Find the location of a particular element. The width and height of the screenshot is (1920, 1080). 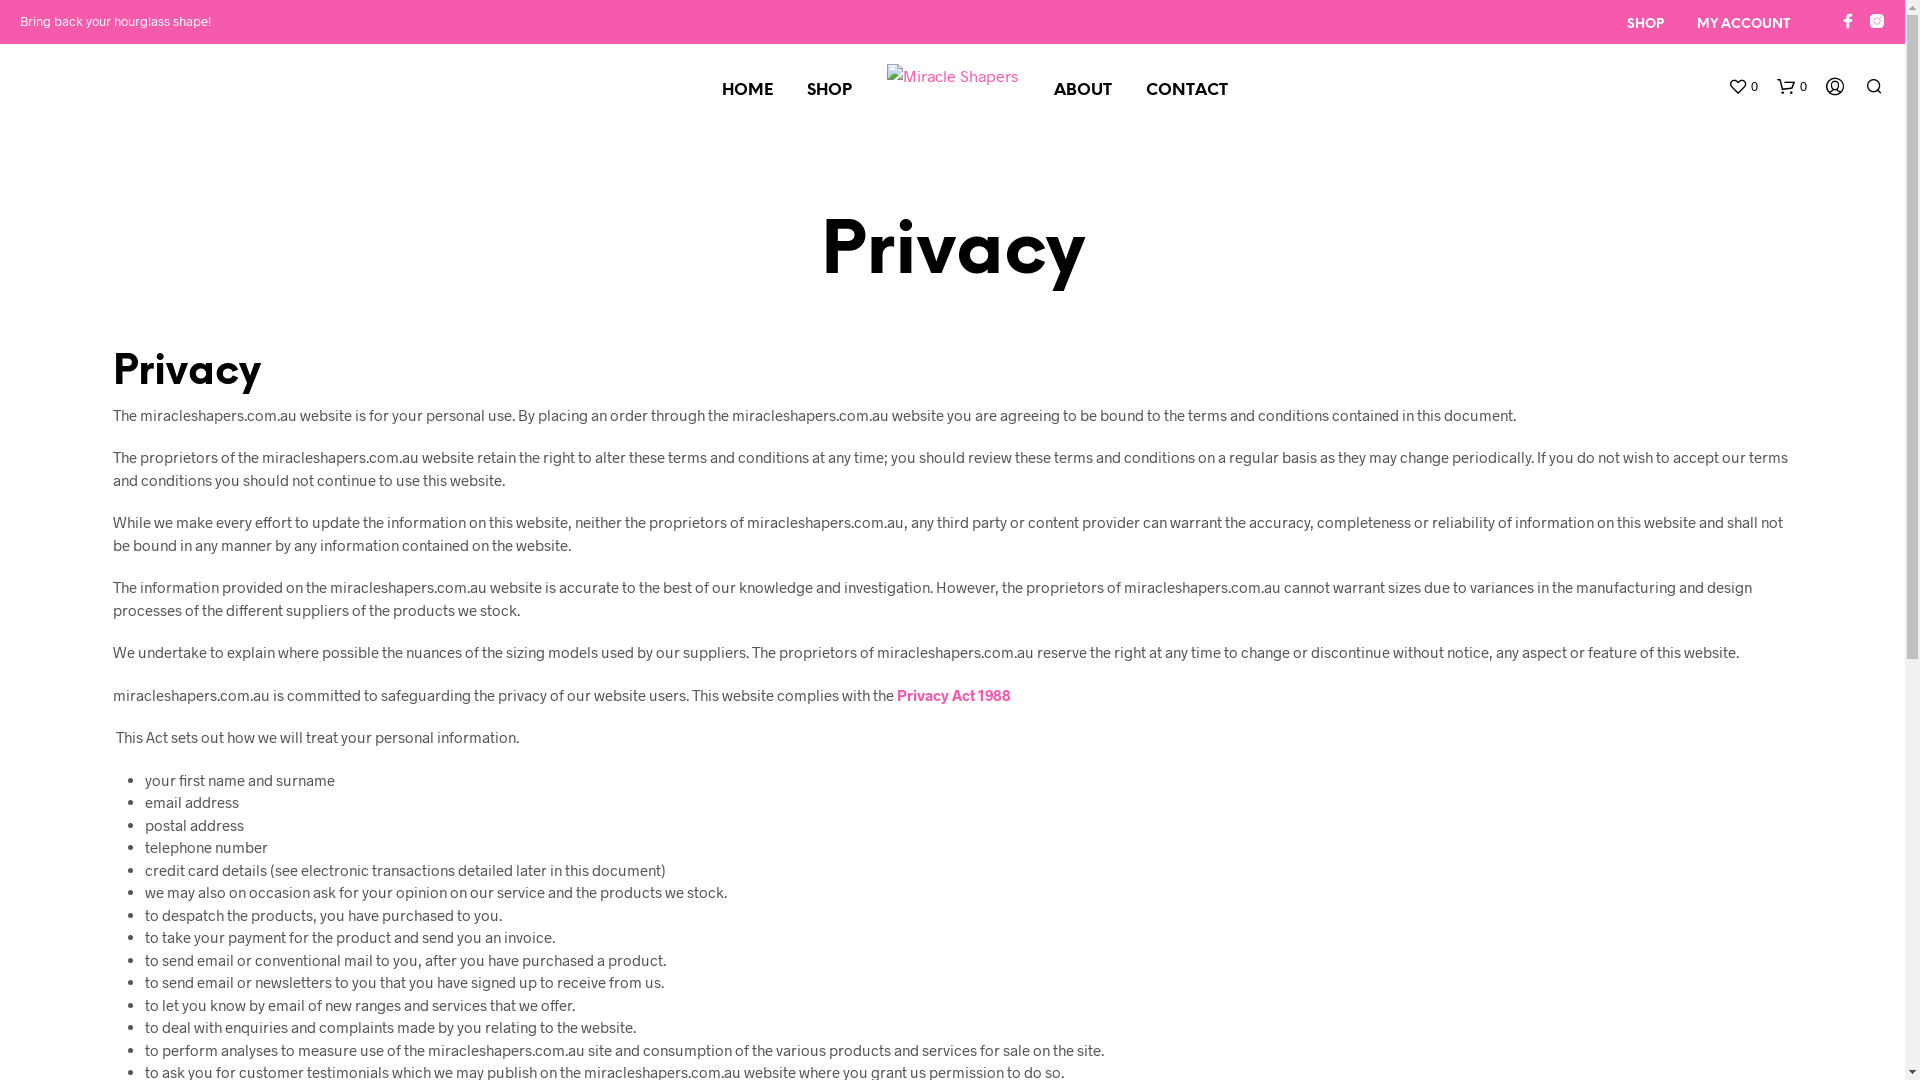

'SHOP' is located at coordinates (829, 91).